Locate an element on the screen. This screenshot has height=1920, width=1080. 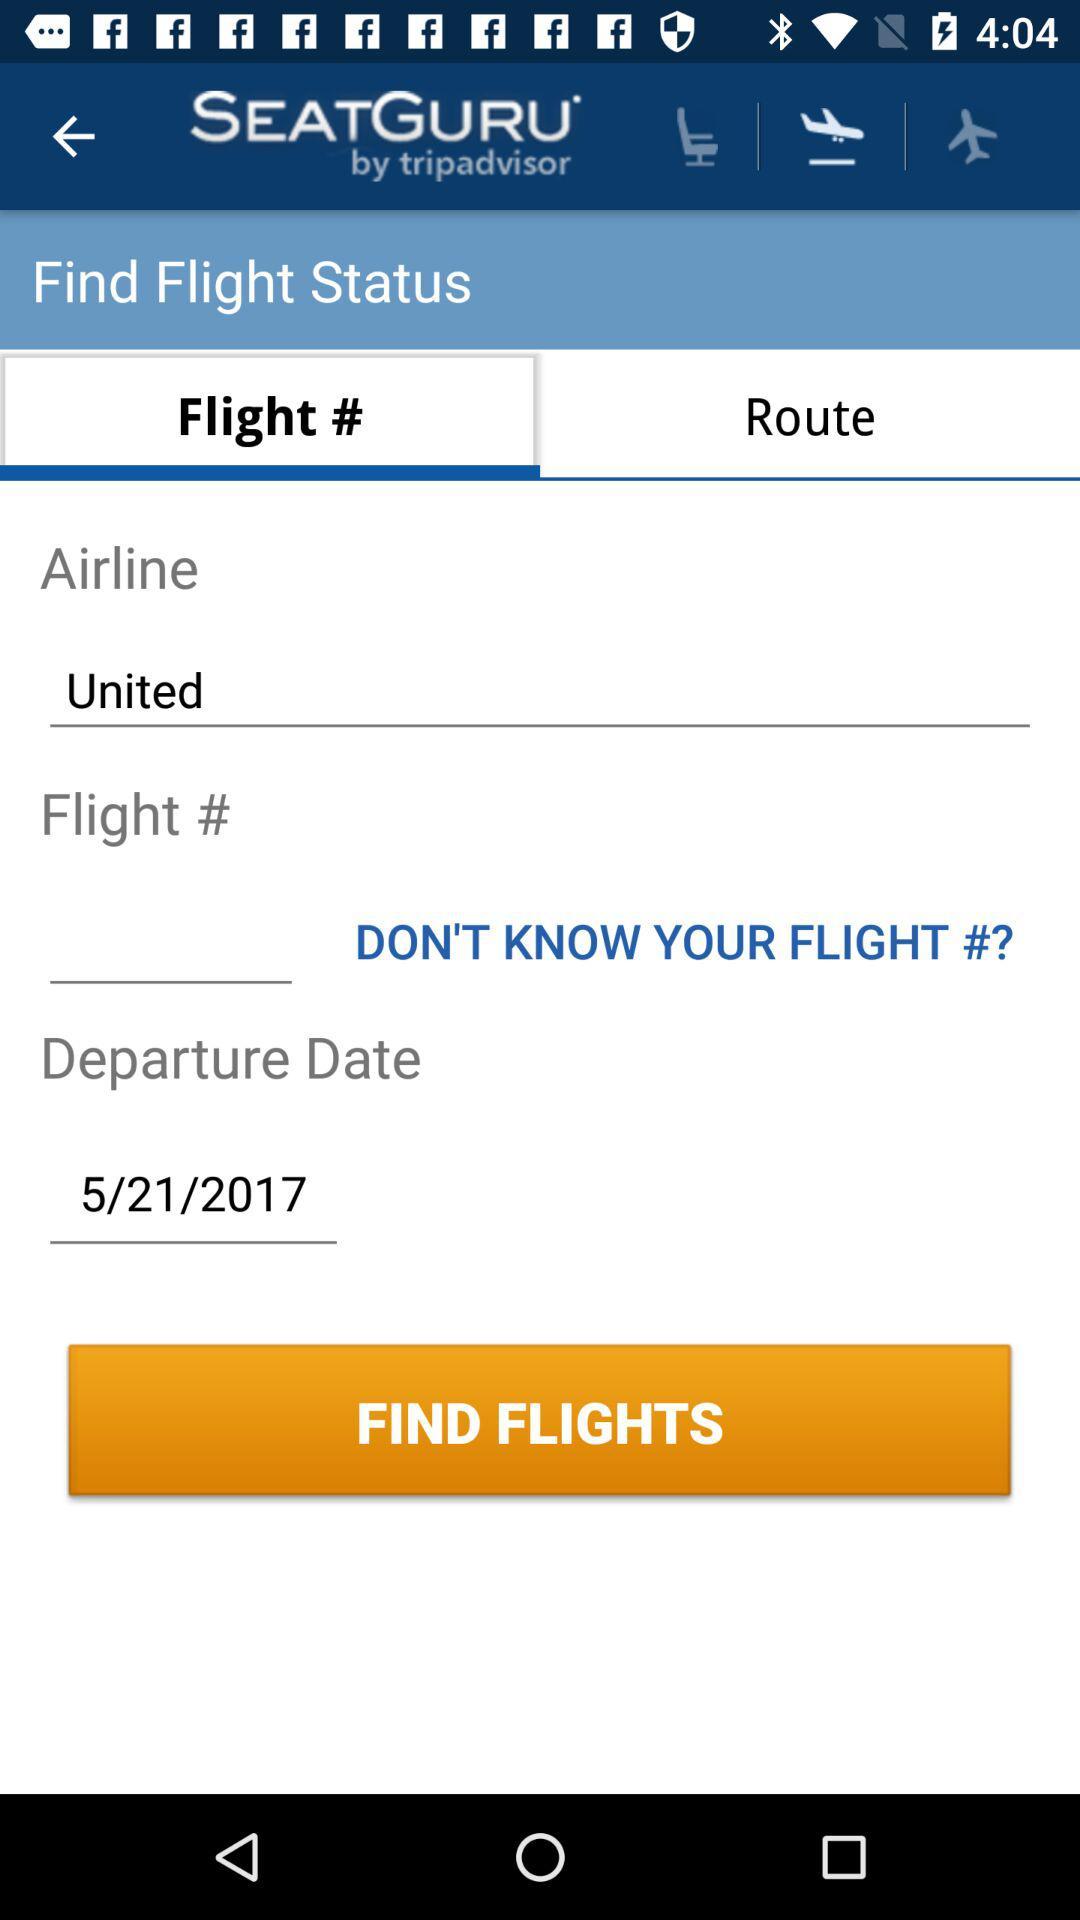
the icon above route is located at coordinates (696, 135).